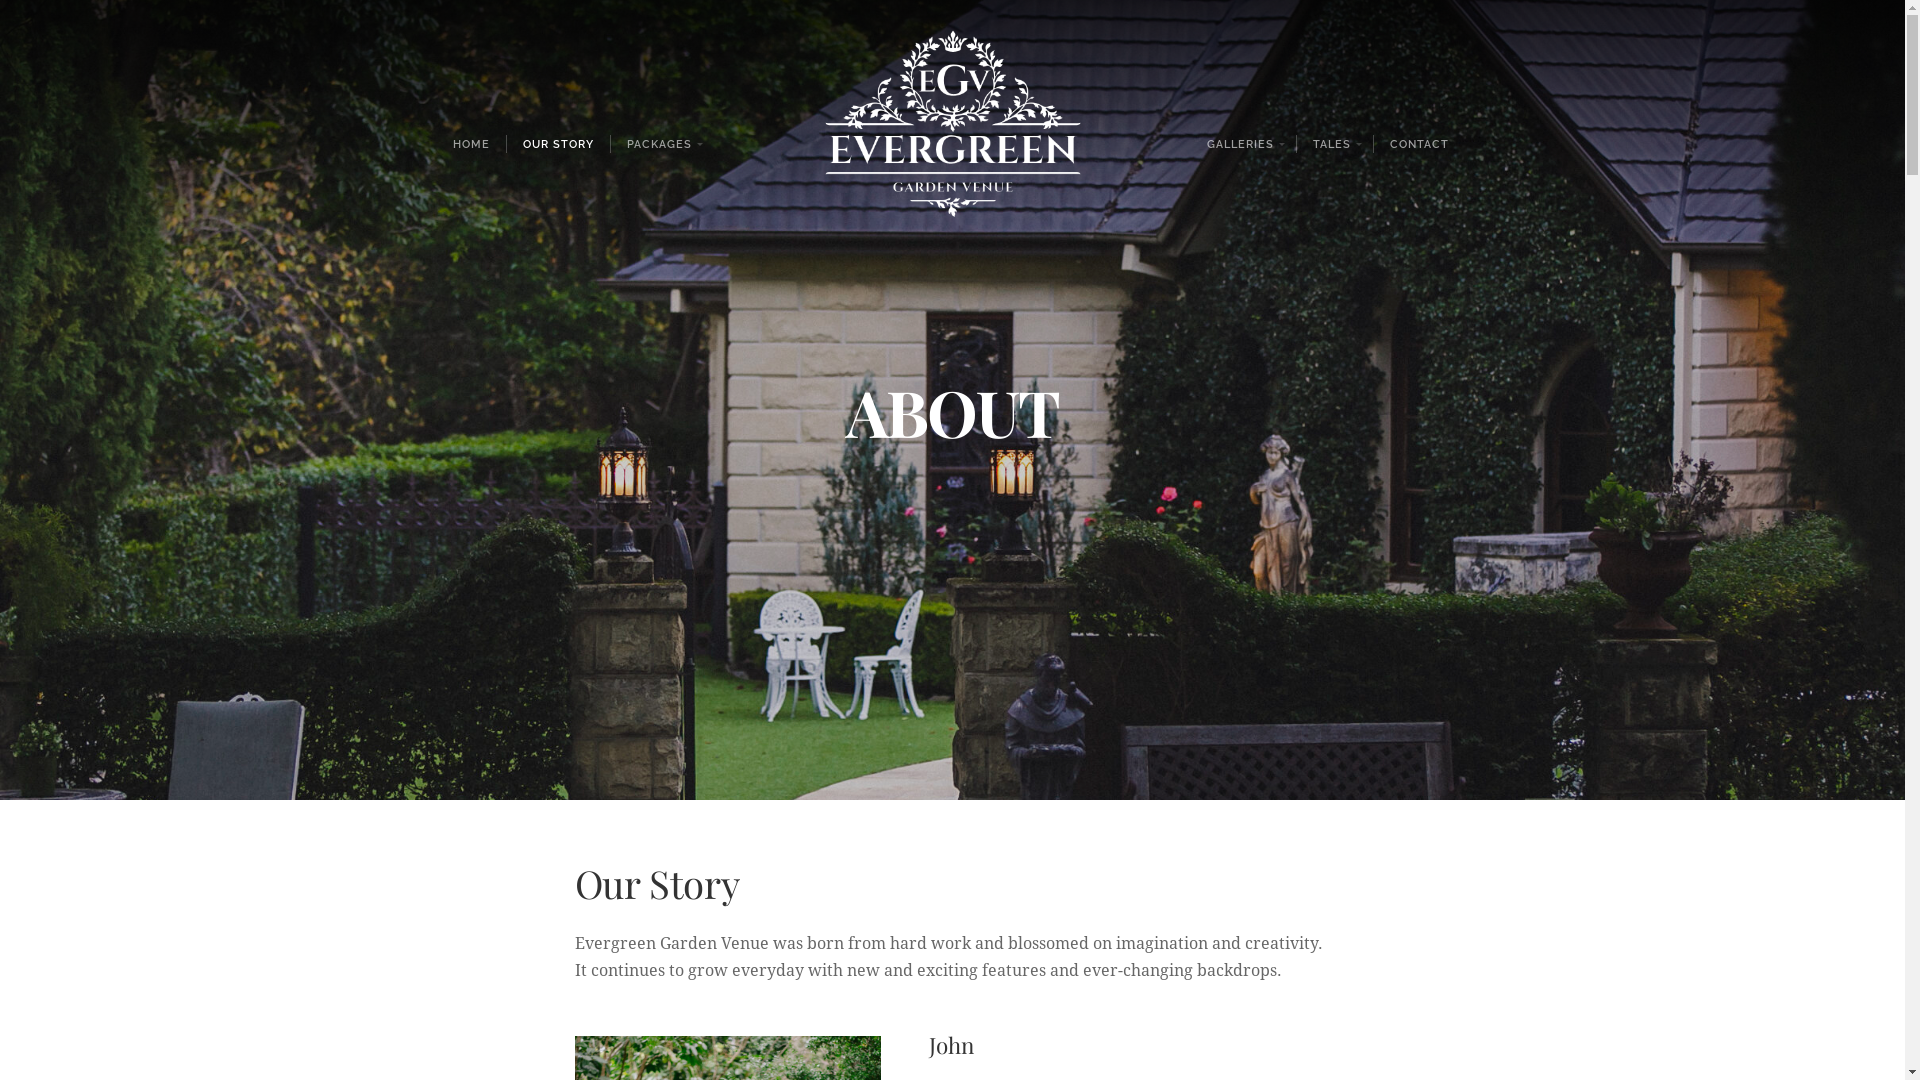  I want to click on 'Wedding venue Gold Coast -Evergreen Garden Venue', so click(950, 142).